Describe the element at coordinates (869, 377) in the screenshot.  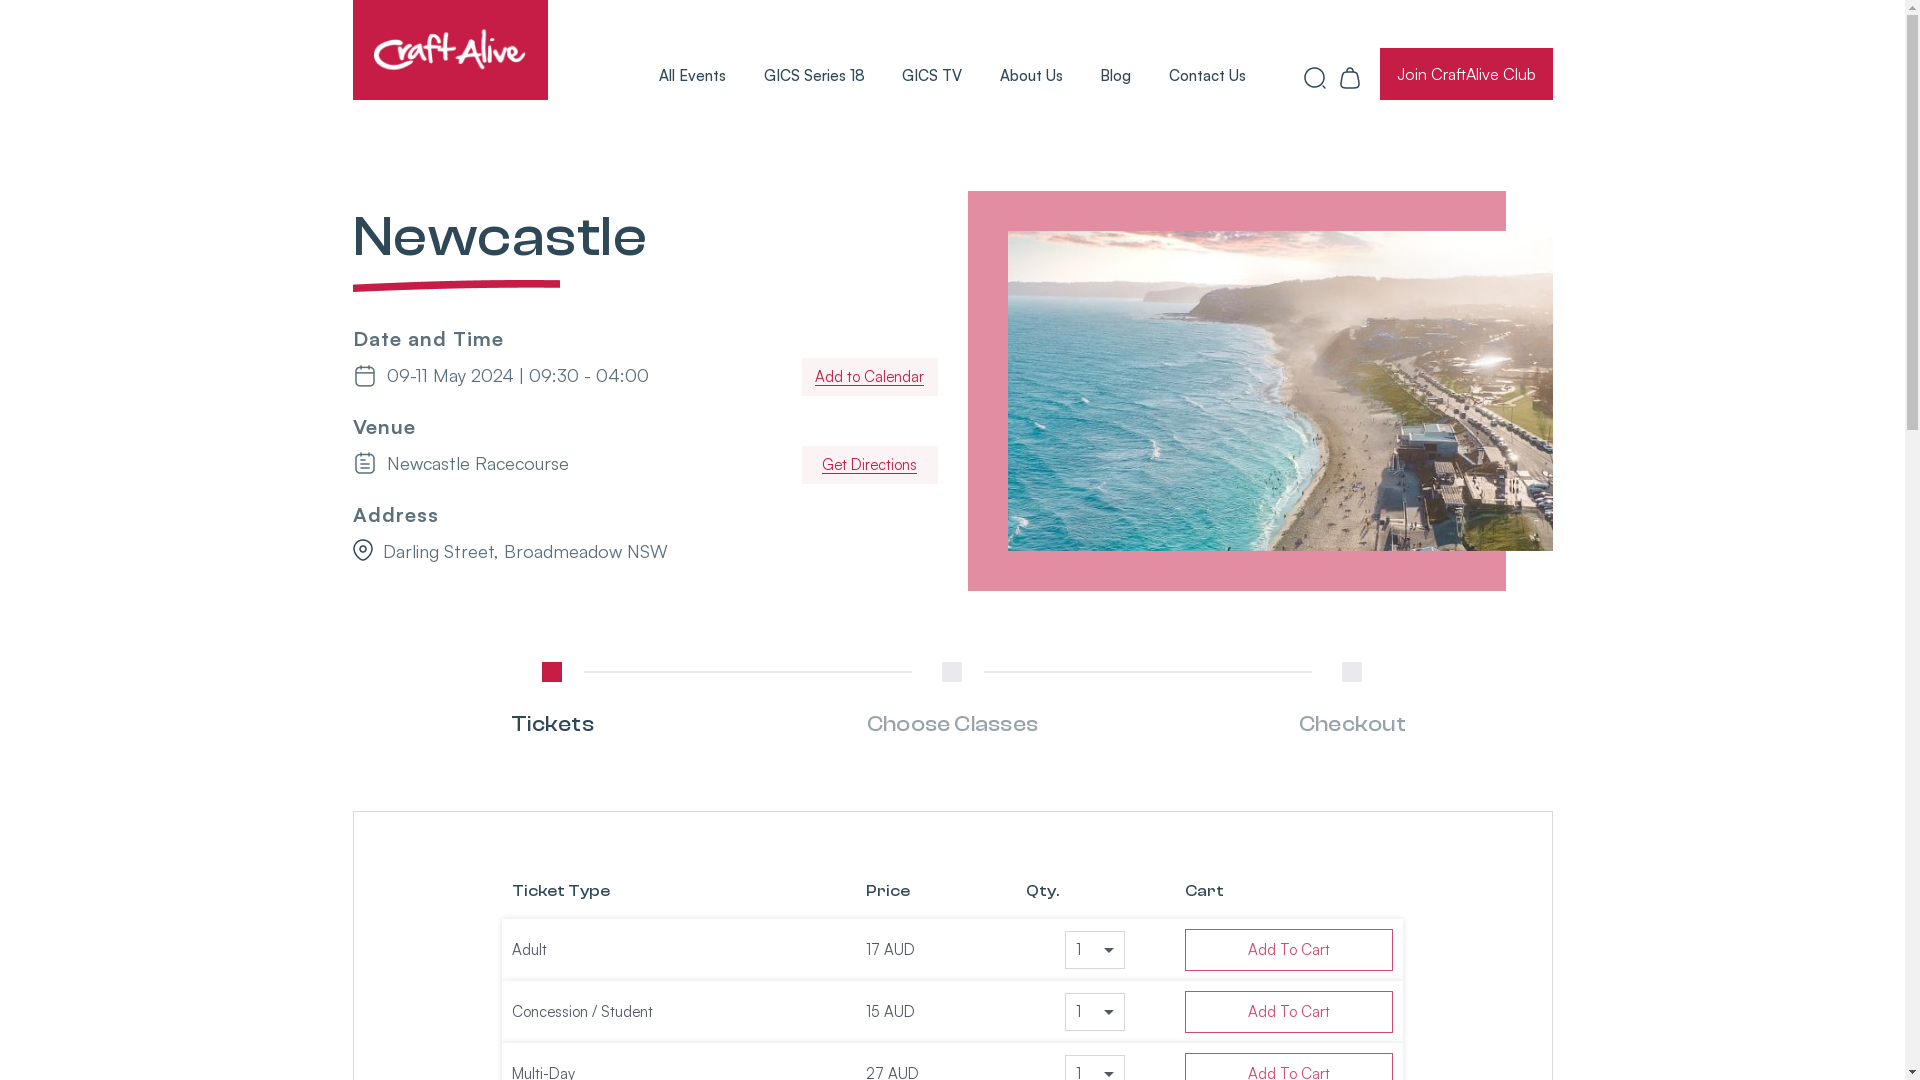
I see `'Add to Calendar'` at that location.